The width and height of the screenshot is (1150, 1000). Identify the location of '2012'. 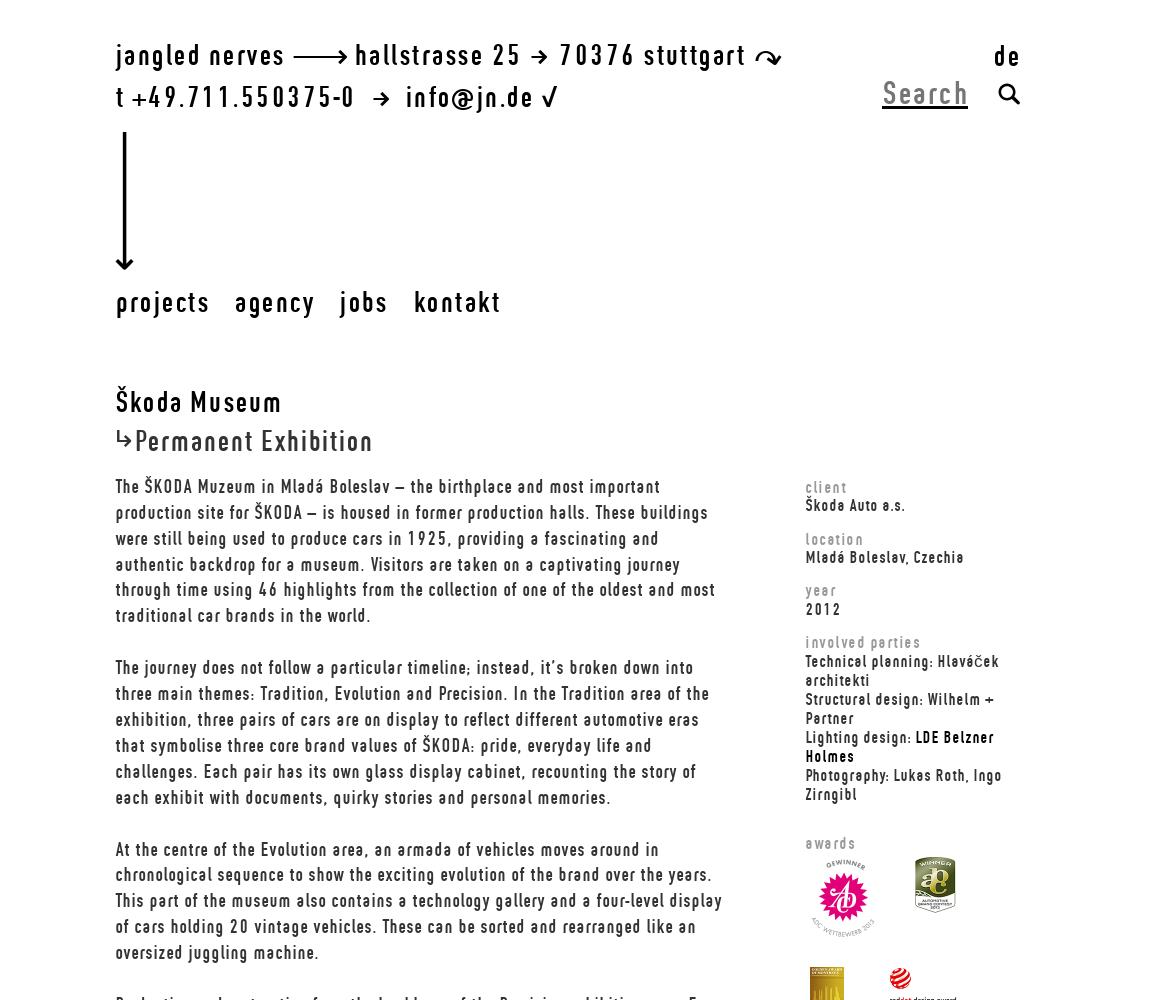
(822, 607).